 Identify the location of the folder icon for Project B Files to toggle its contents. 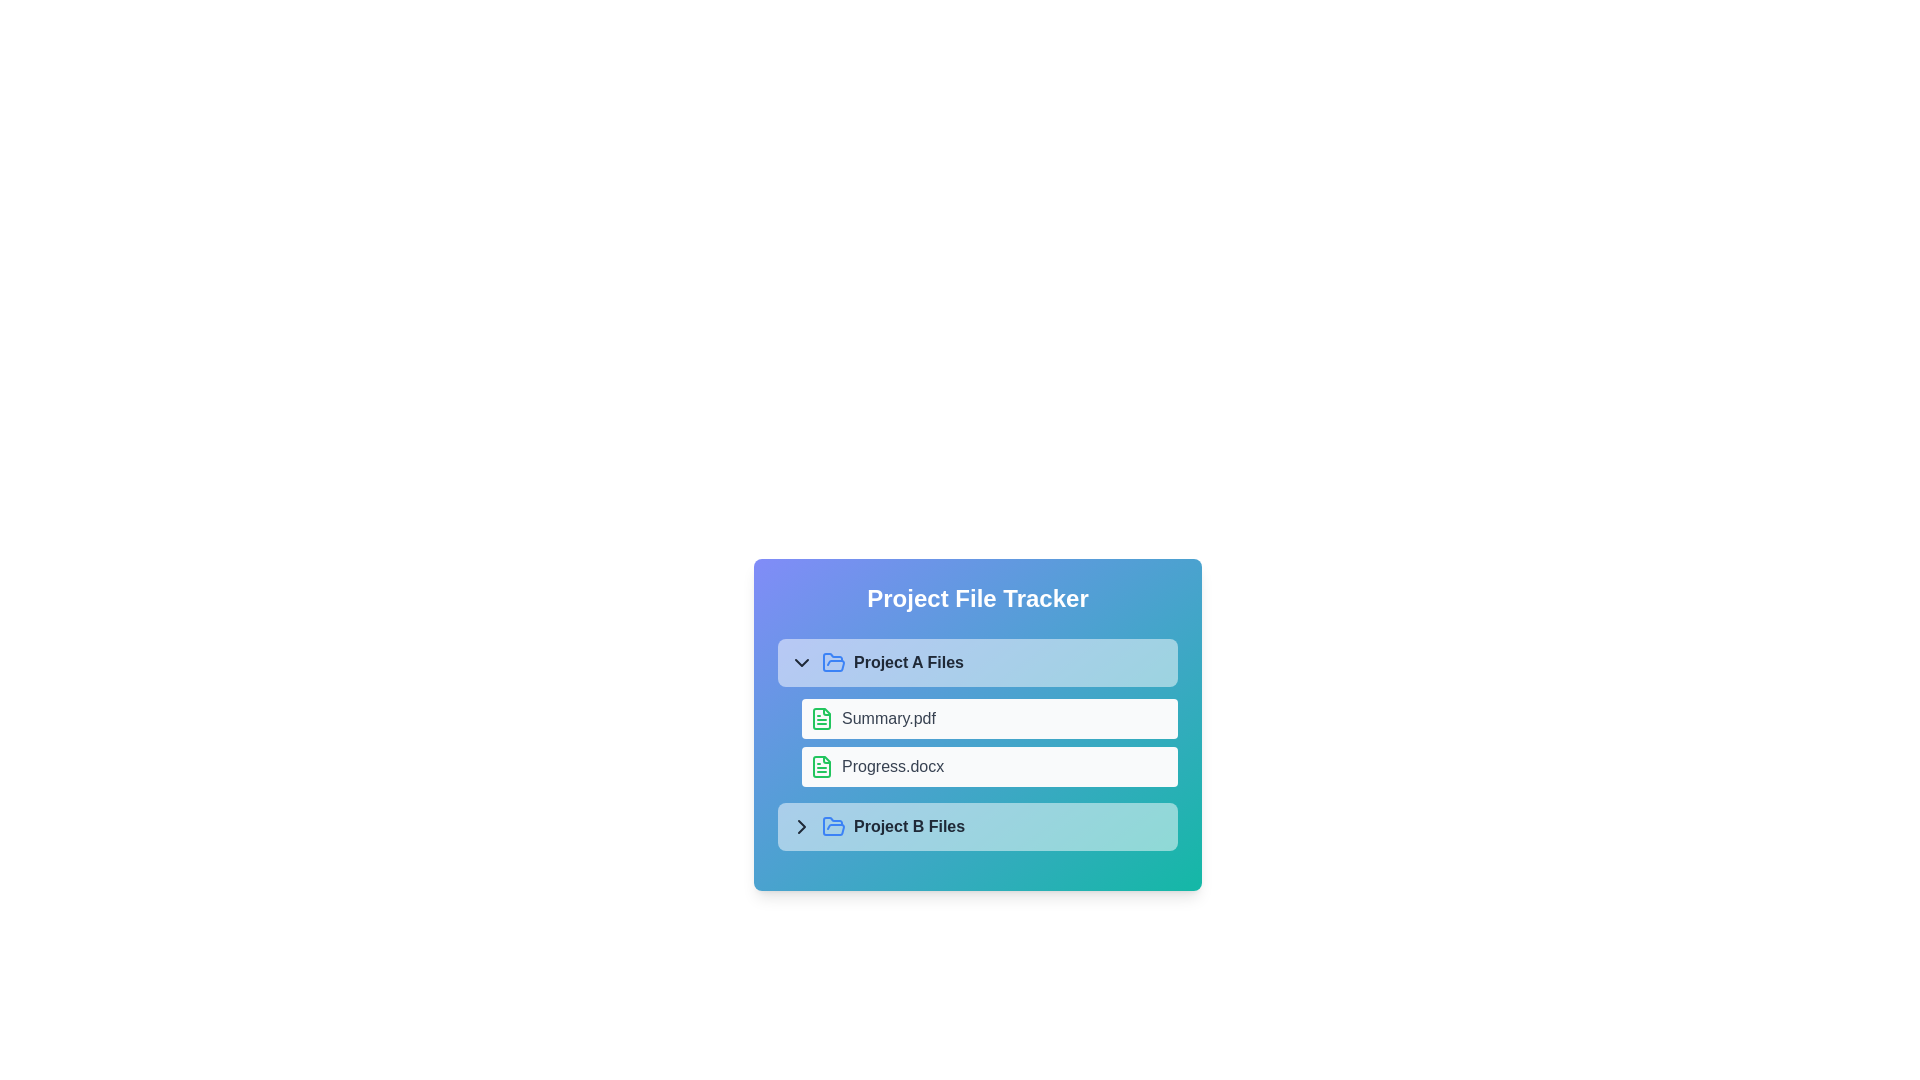
(834, 826).